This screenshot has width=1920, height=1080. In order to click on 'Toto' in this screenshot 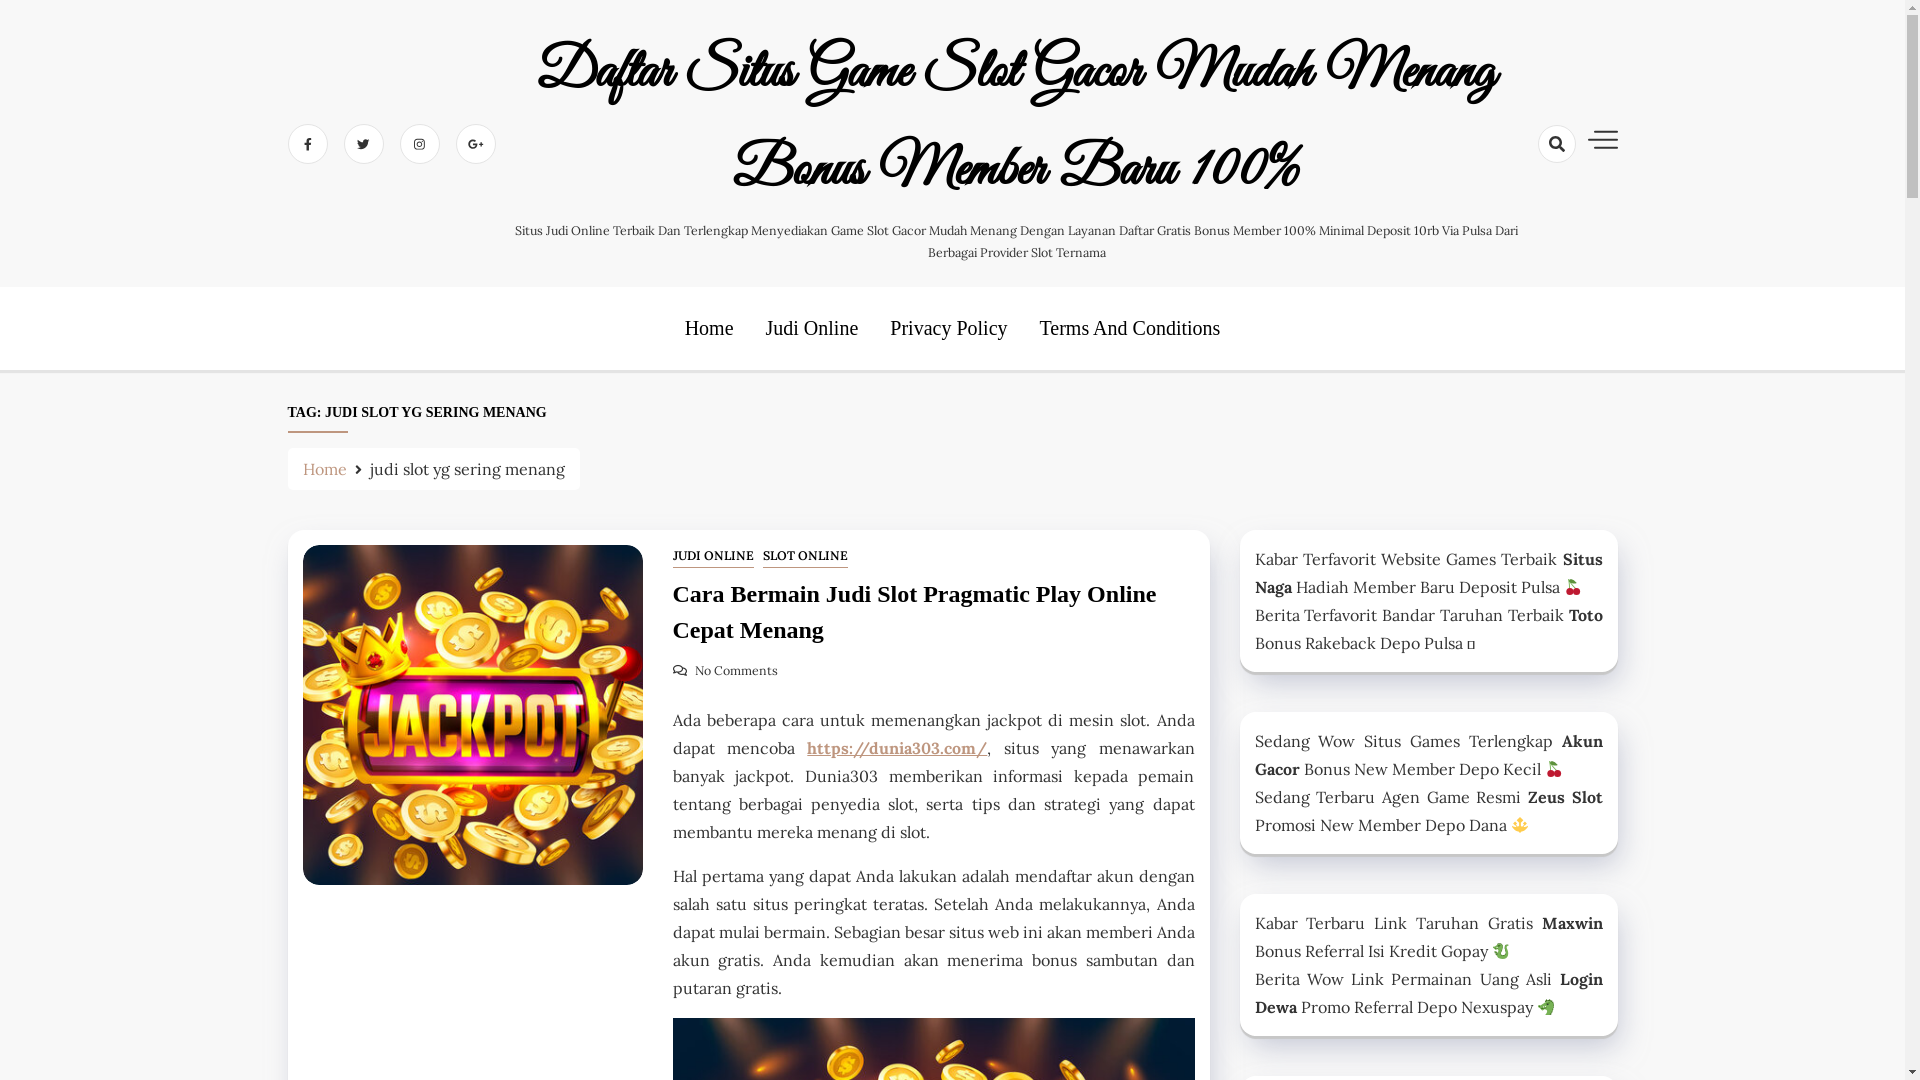, I will do `click(1583, 613)`.